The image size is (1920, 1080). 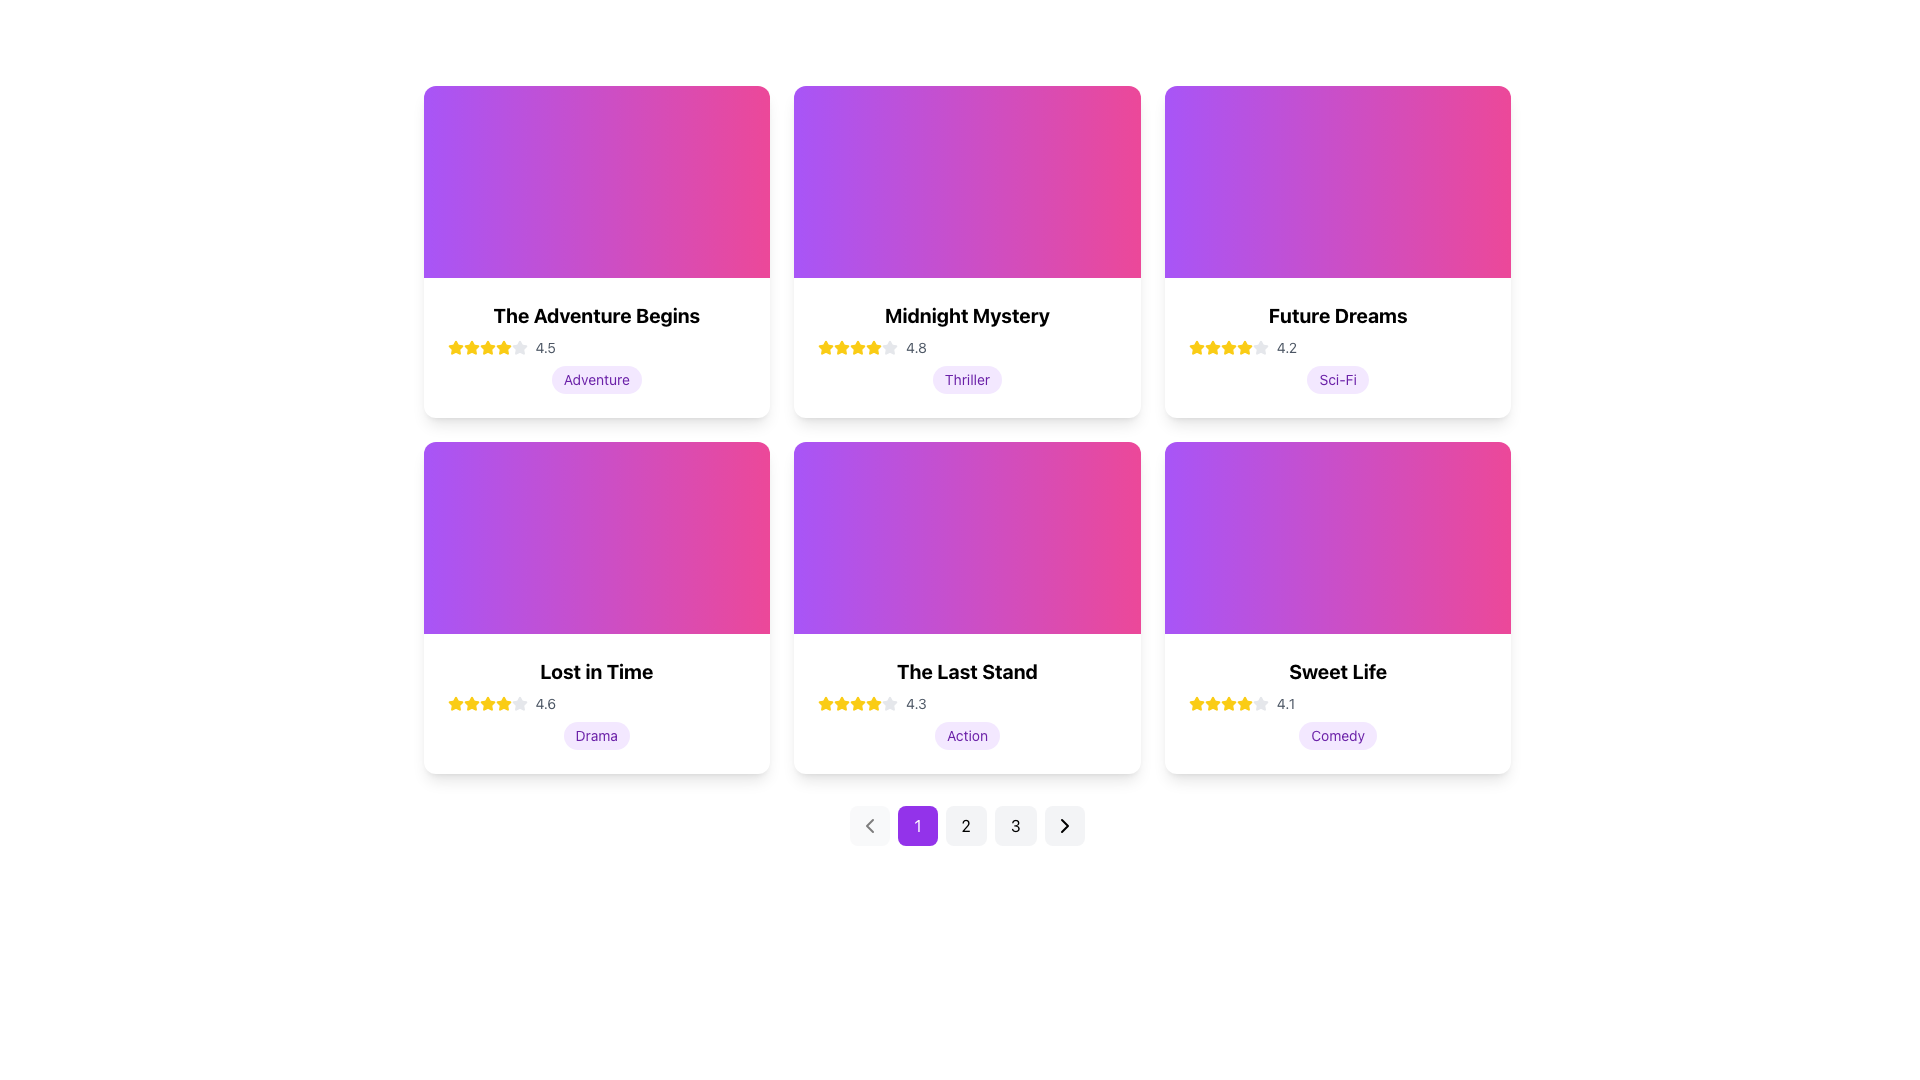 What do you see at coordinates (545, 346) in the screenshot?
I see `the Text label that displays the numeric rating, located to the right of the fifth star in the rating system within the top-left card of the user interface` at bounding box center [545, 346].